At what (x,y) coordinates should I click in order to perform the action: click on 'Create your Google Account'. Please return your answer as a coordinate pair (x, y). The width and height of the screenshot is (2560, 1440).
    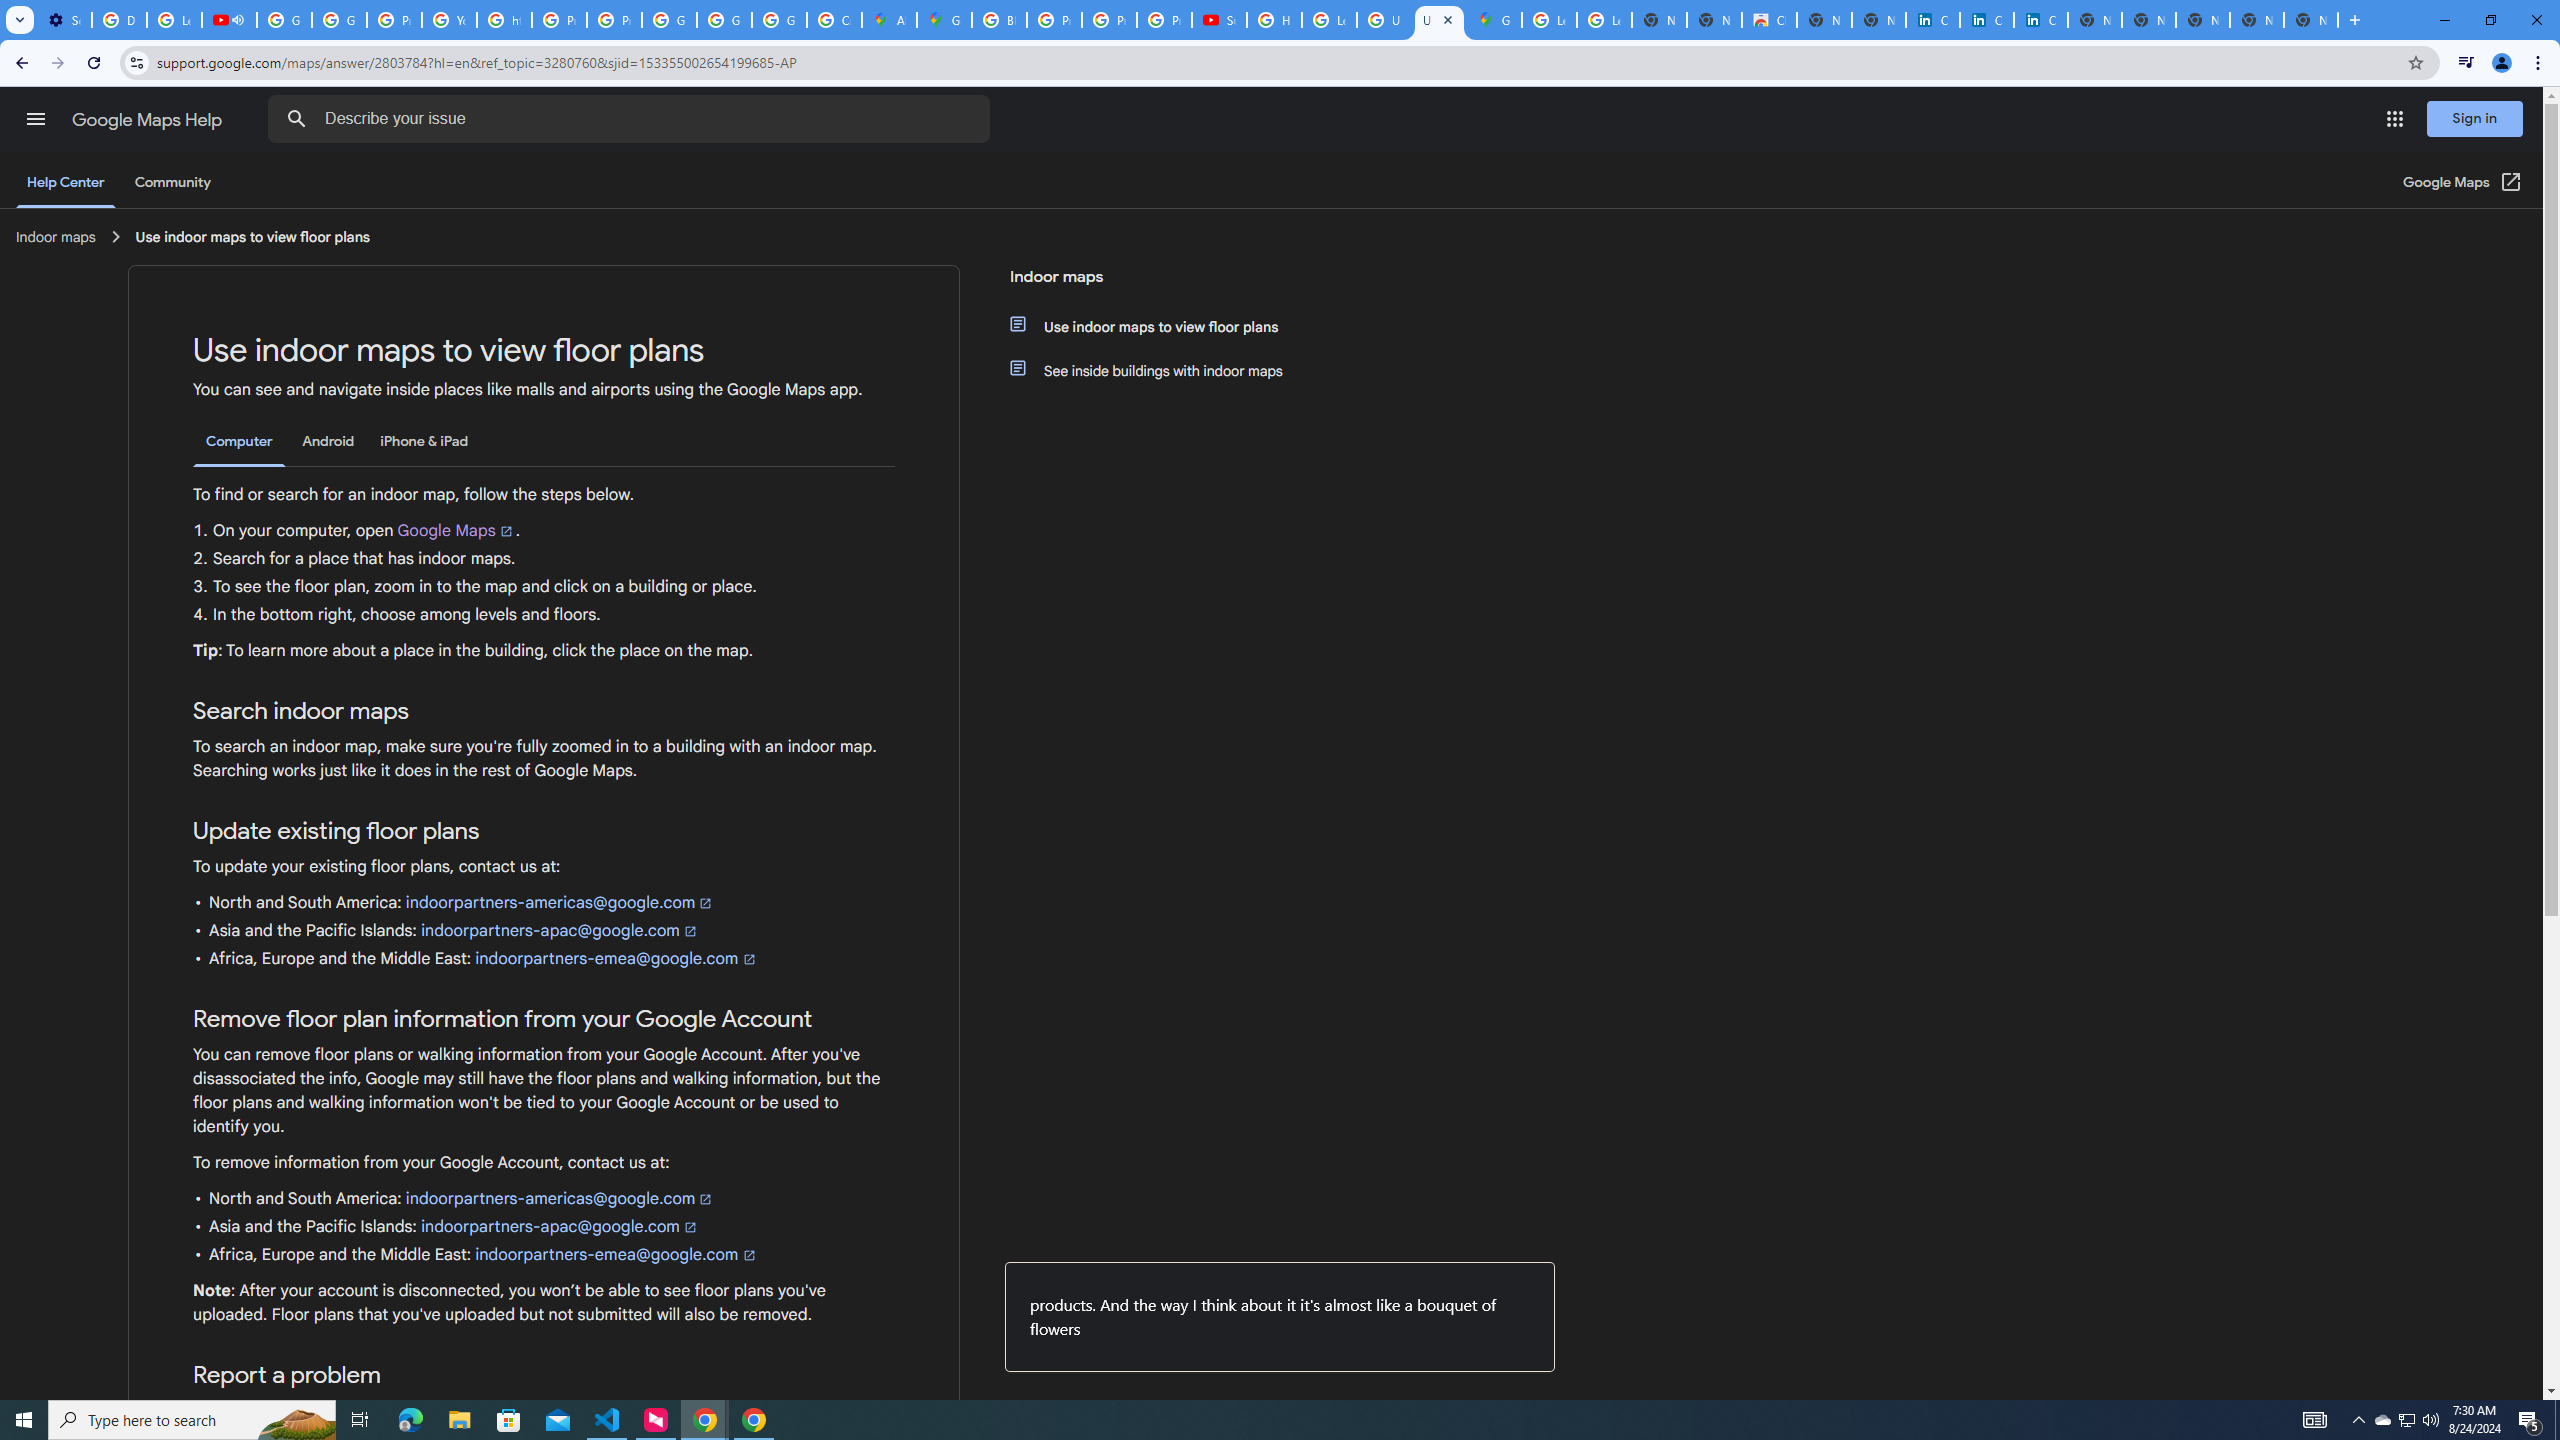
    Looking at the image, I should click on (833, 19).